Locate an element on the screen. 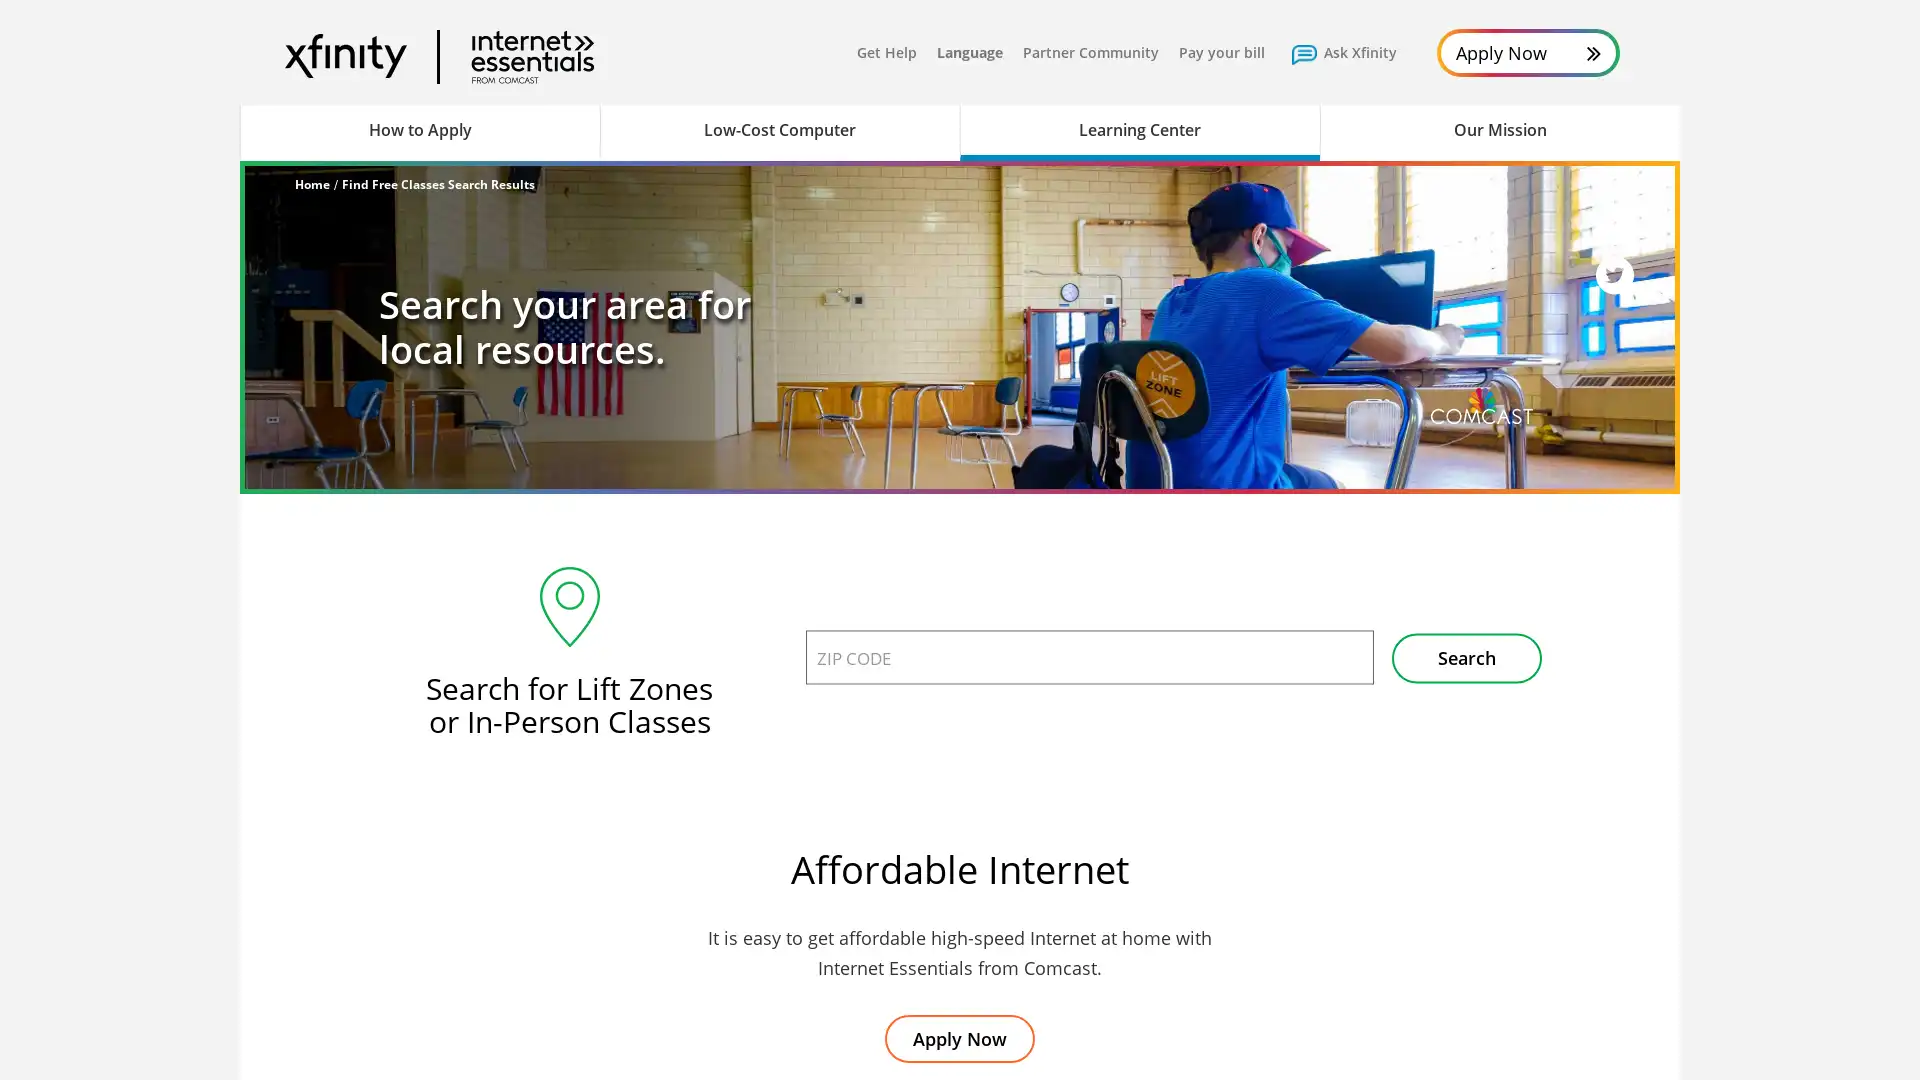 The width and height of the screenshot is (1920, 1080). Search is located at coordinates (1467, 658).